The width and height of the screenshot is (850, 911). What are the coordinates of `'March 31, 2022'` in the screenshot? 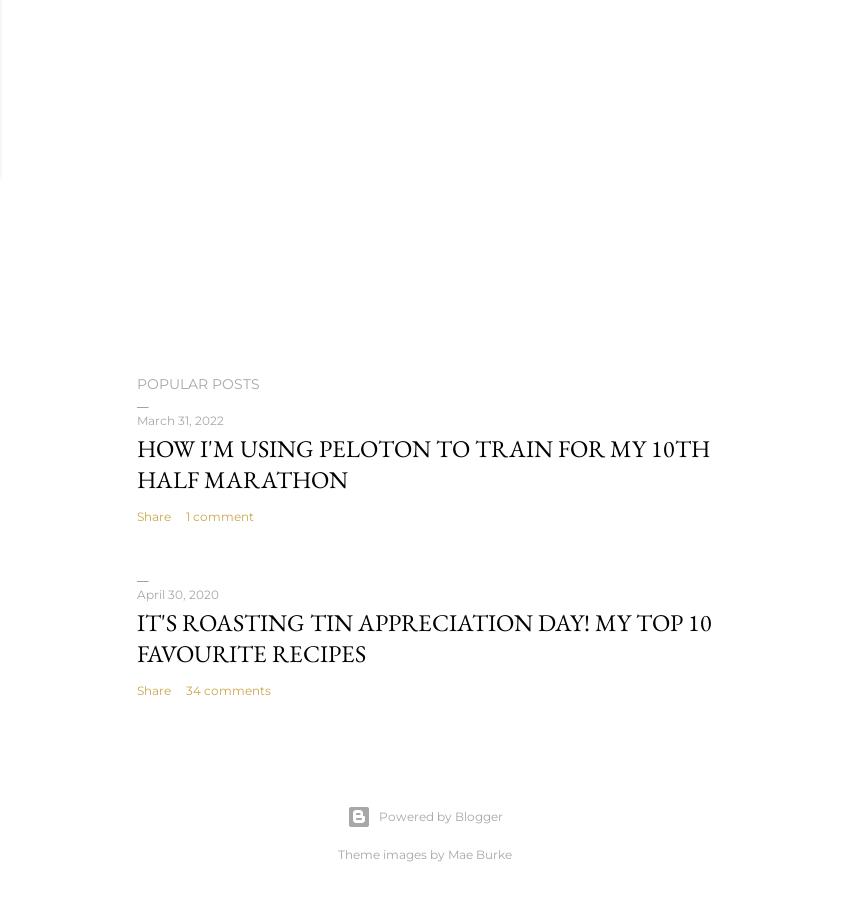 It's located at (137, 419).